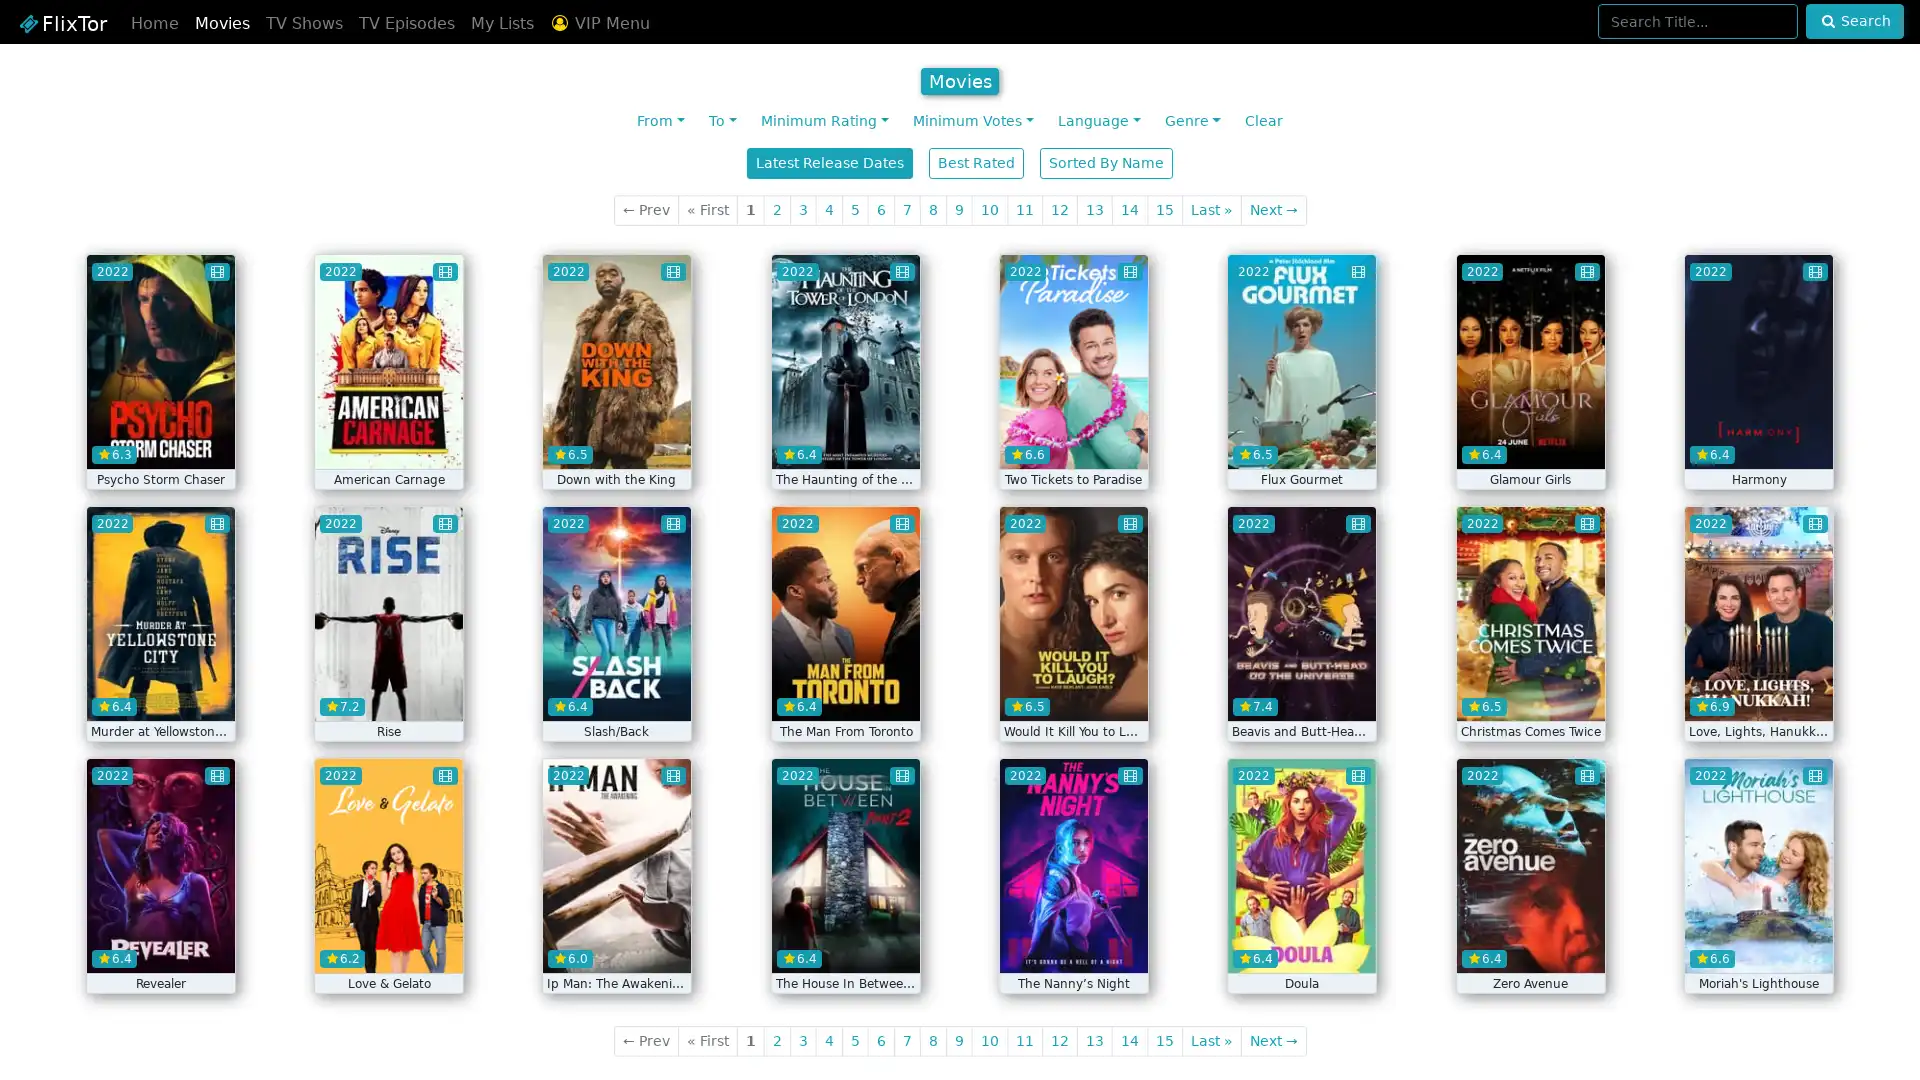  I want to click on Watch Now, so click(388, 690).